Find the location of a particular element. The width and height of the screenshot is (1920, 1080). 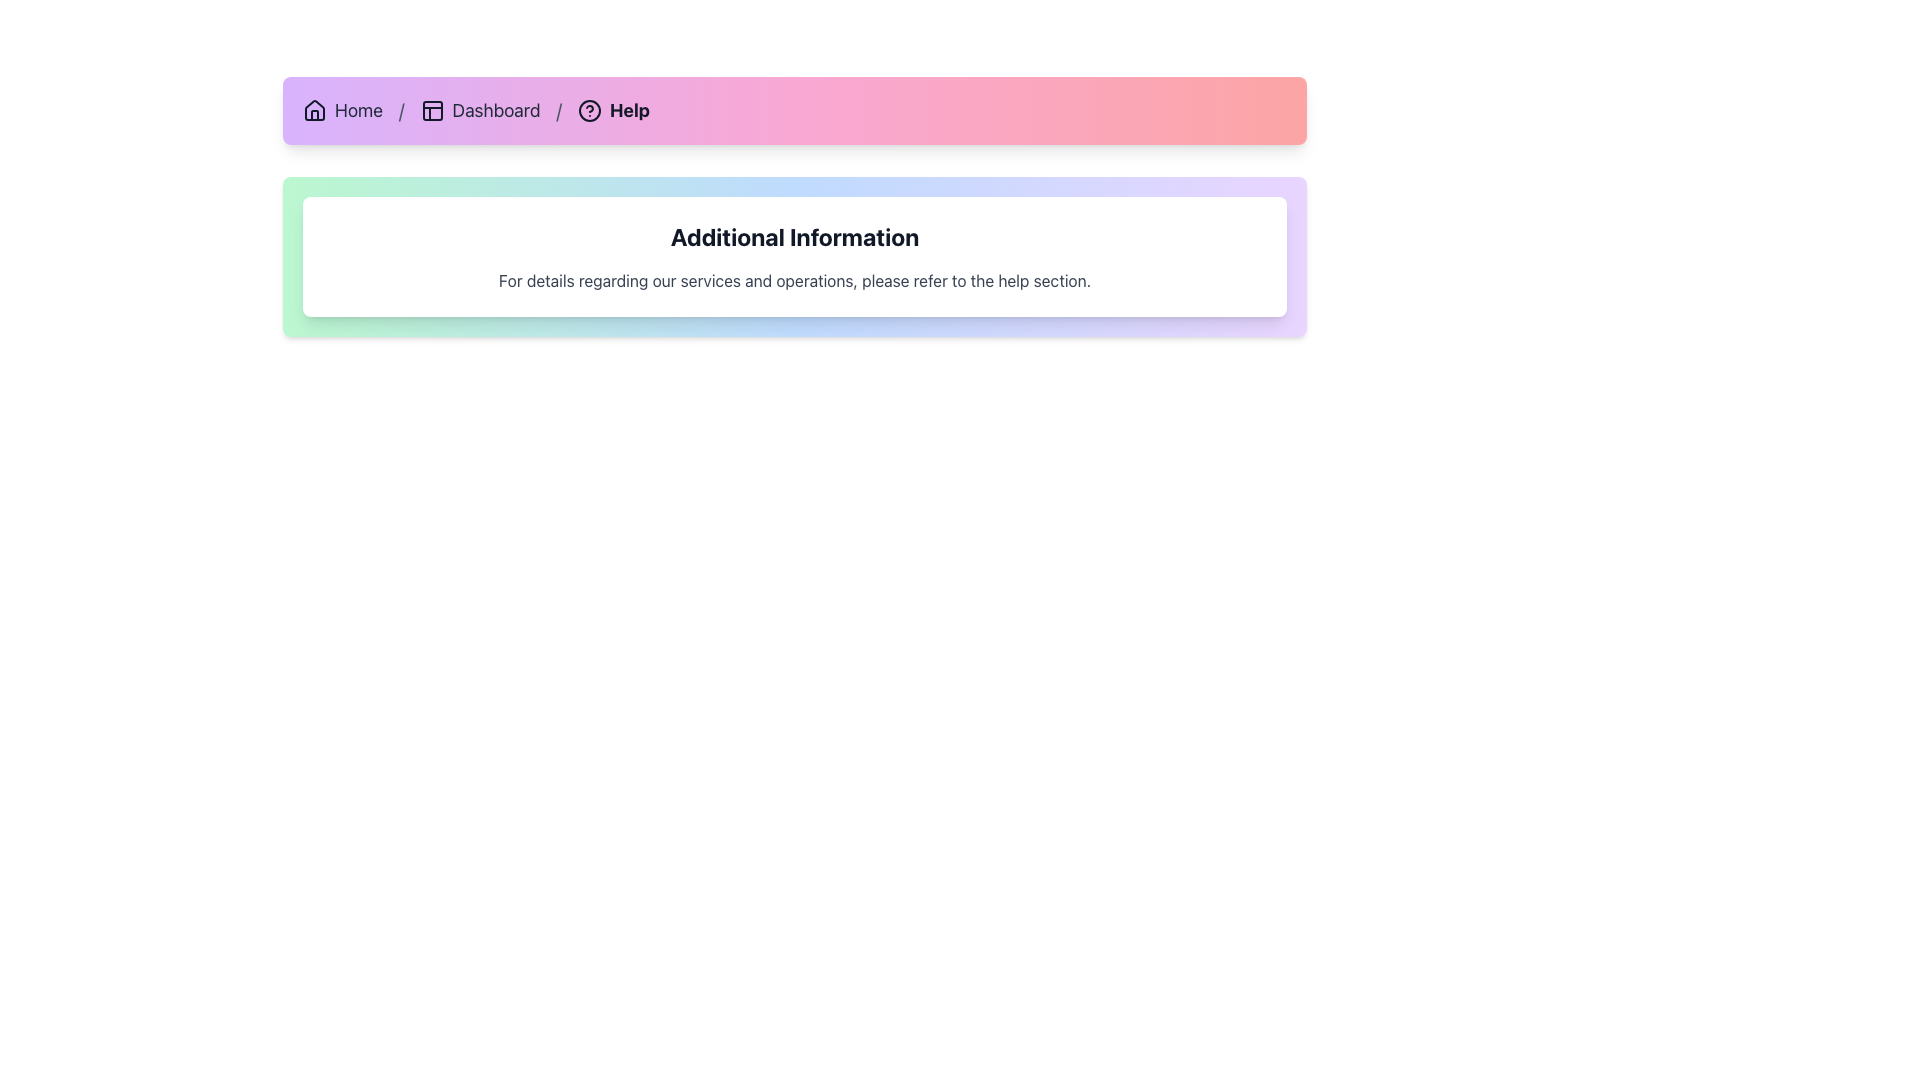

the 'Help' breadcrumb navigation item, which is the third item in the breadcrumb bar located at the top center of the page is located at coordinates (613, 111).